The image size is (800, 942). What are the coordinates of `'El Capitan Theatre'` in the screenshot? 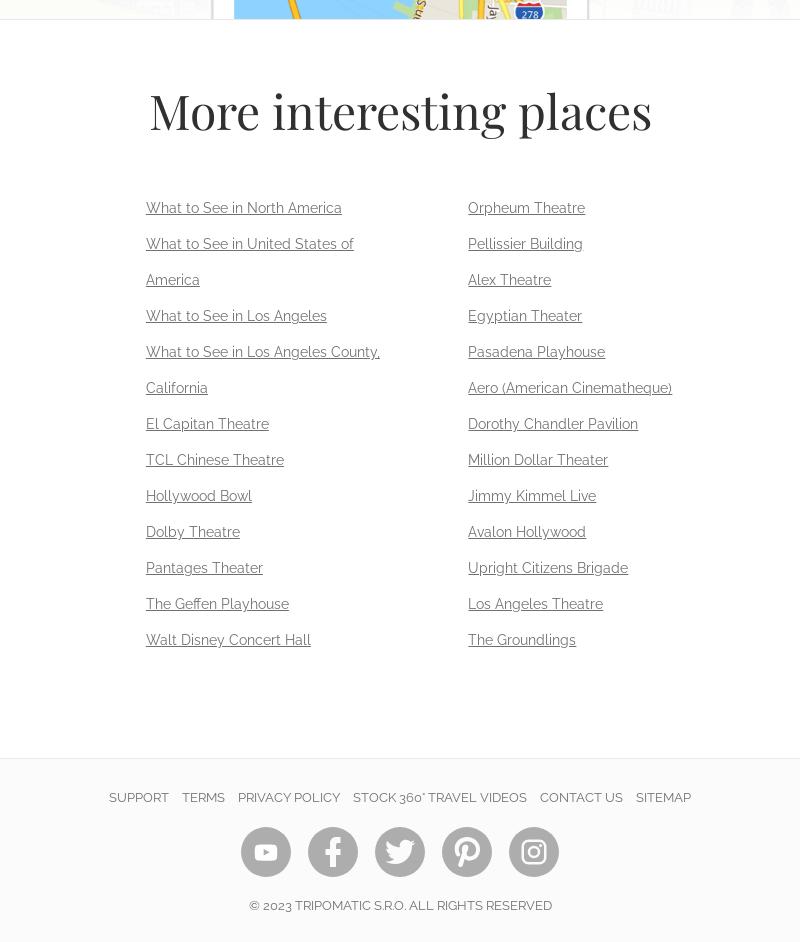 It's located at (206, 423).